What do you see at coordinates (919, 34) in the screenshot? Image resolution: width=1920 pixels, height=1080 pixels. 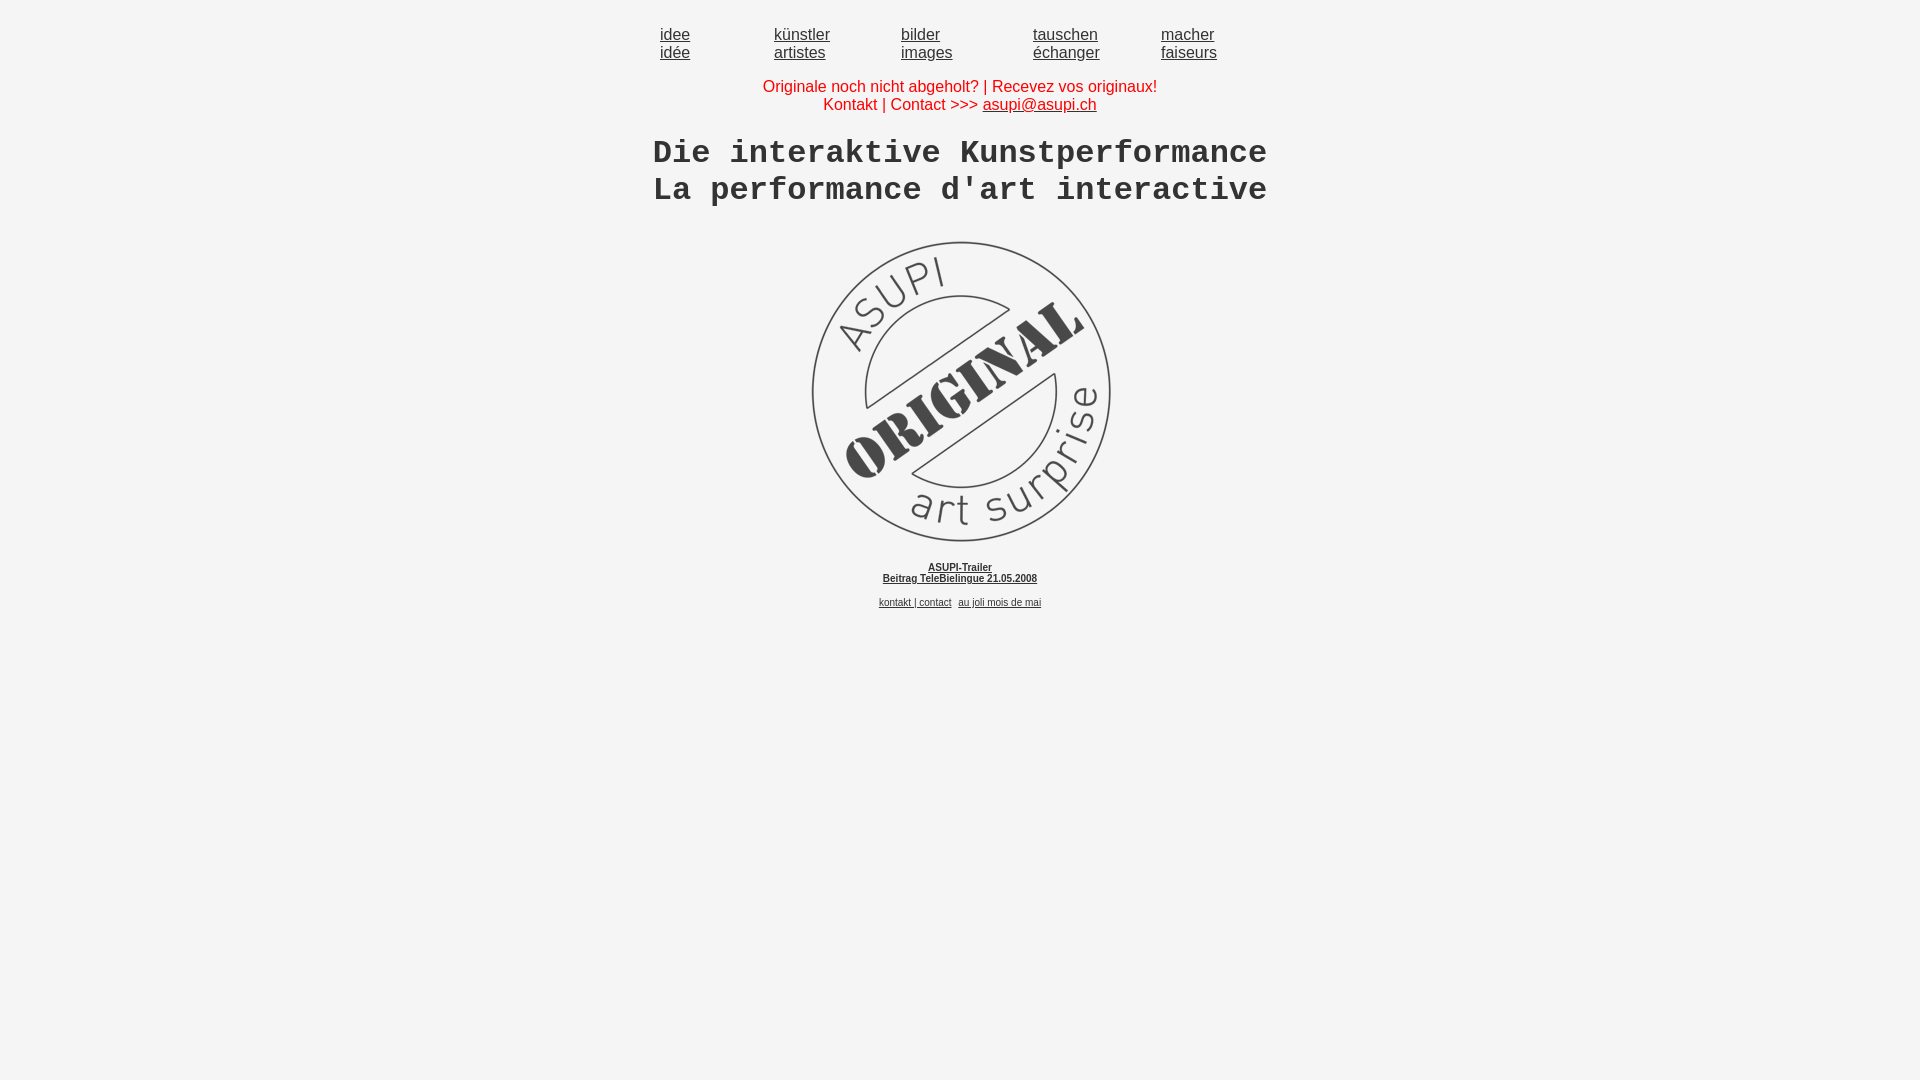 I see `'bilder'` at bounding box center [919, 34].